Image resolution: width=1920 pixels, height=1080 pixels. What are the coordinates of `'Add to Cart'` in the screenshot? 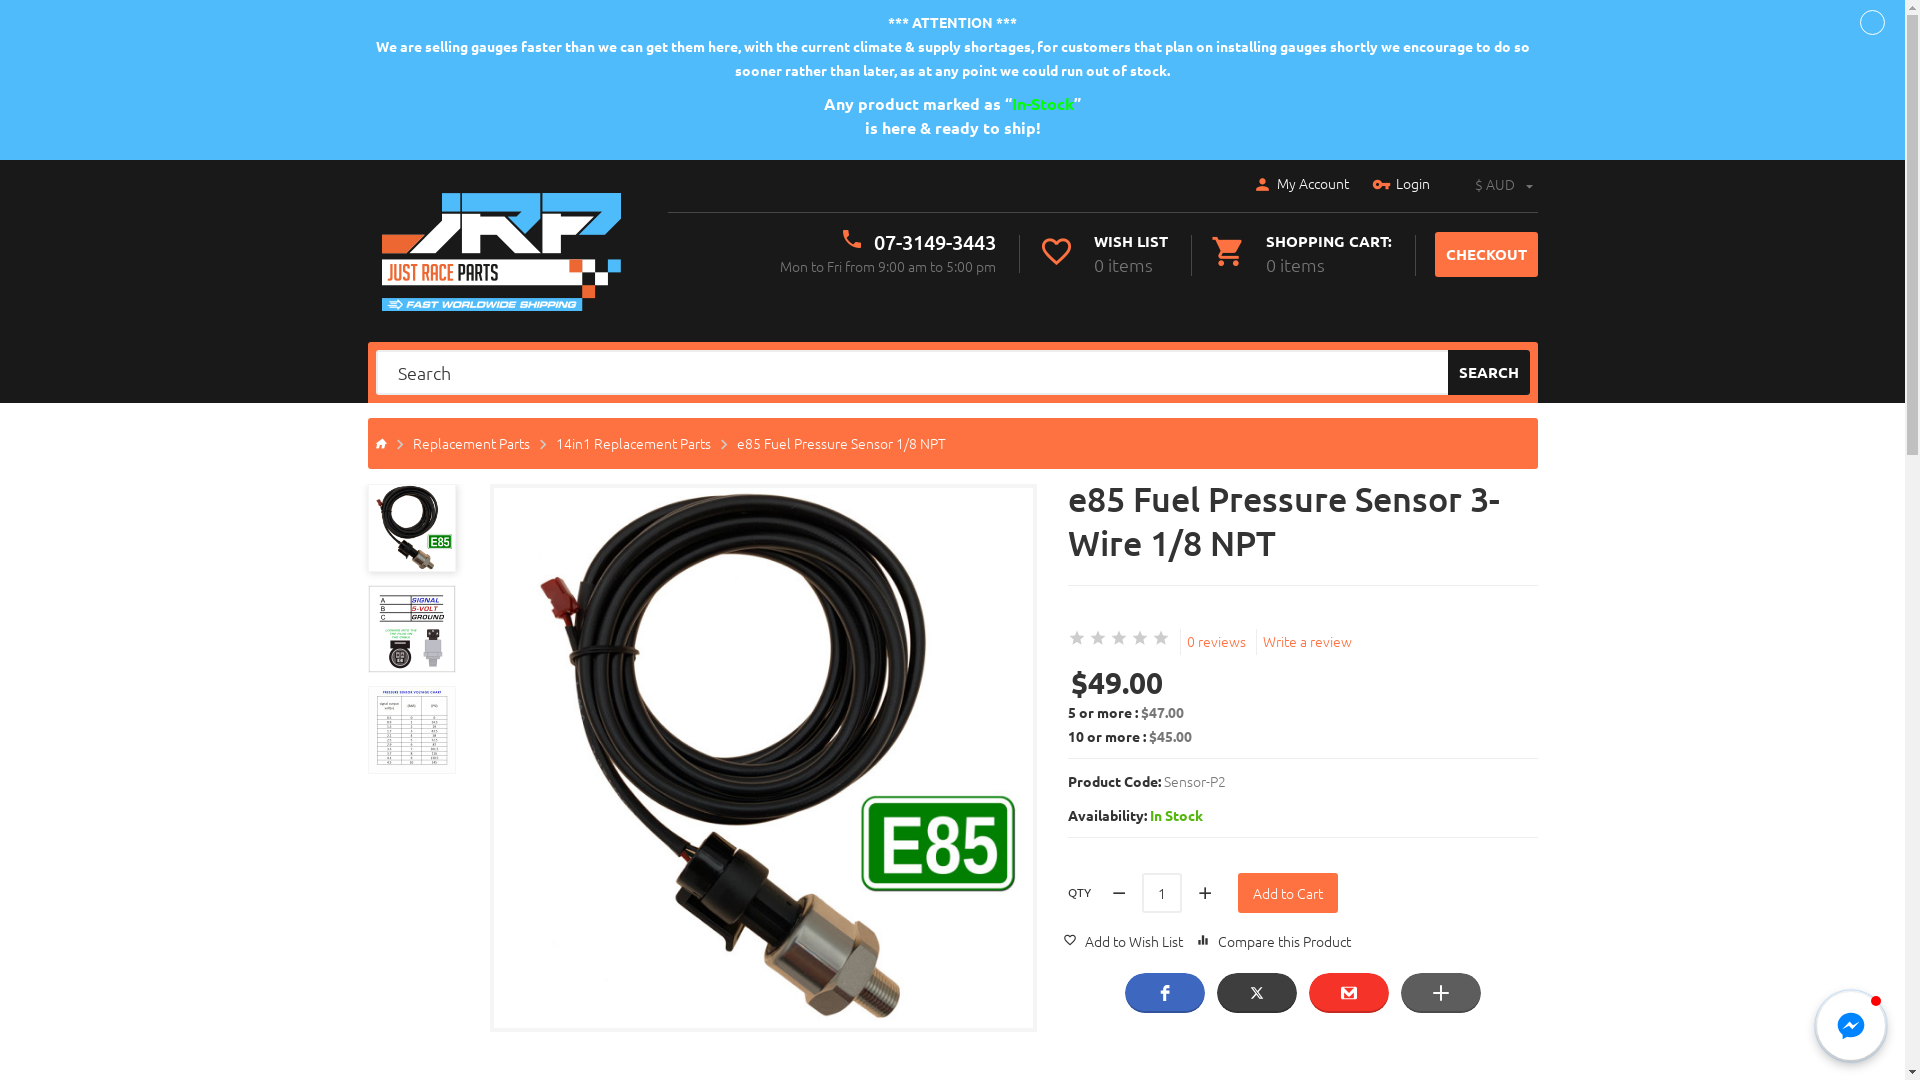 It's located at (1287, 892).